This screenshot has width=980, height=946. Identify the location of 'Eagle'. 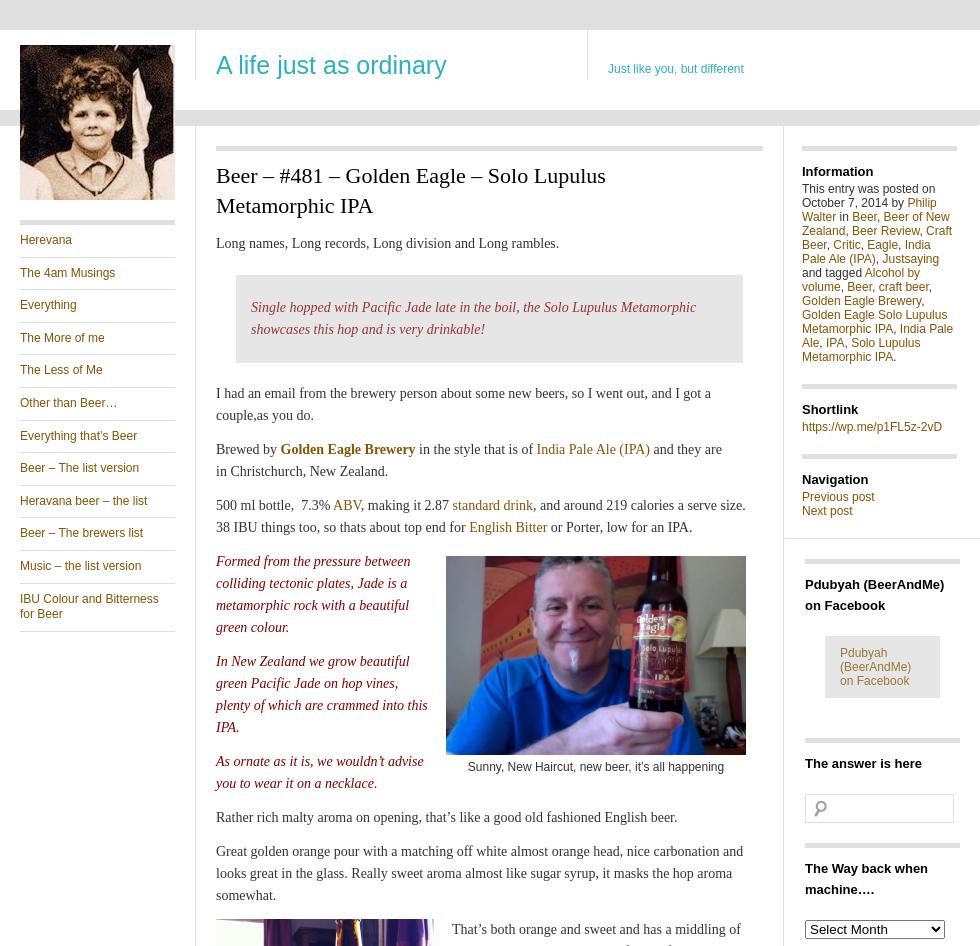
(882, 244).